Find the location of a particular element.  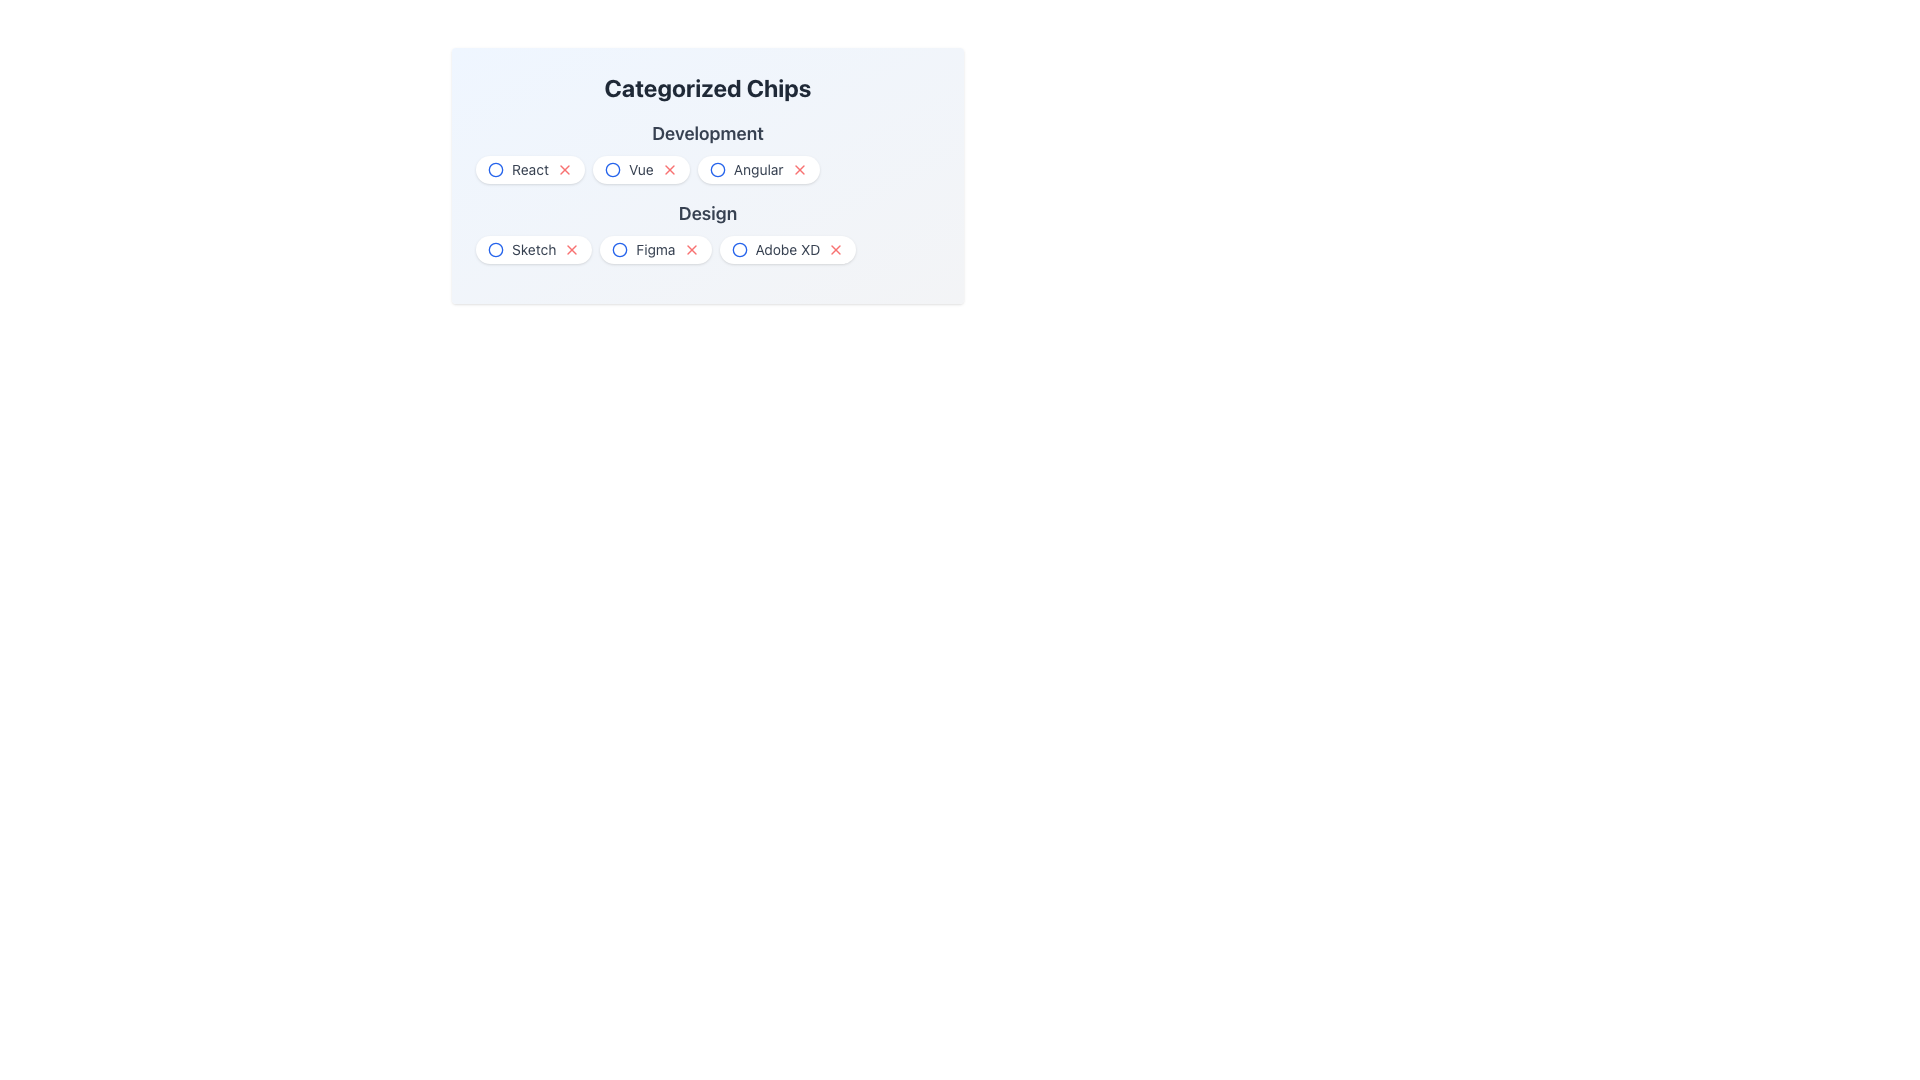

the highlighted chip labeled 'Angular' in the 'Development' section for visual feedback is located at coordinates (708, 168).